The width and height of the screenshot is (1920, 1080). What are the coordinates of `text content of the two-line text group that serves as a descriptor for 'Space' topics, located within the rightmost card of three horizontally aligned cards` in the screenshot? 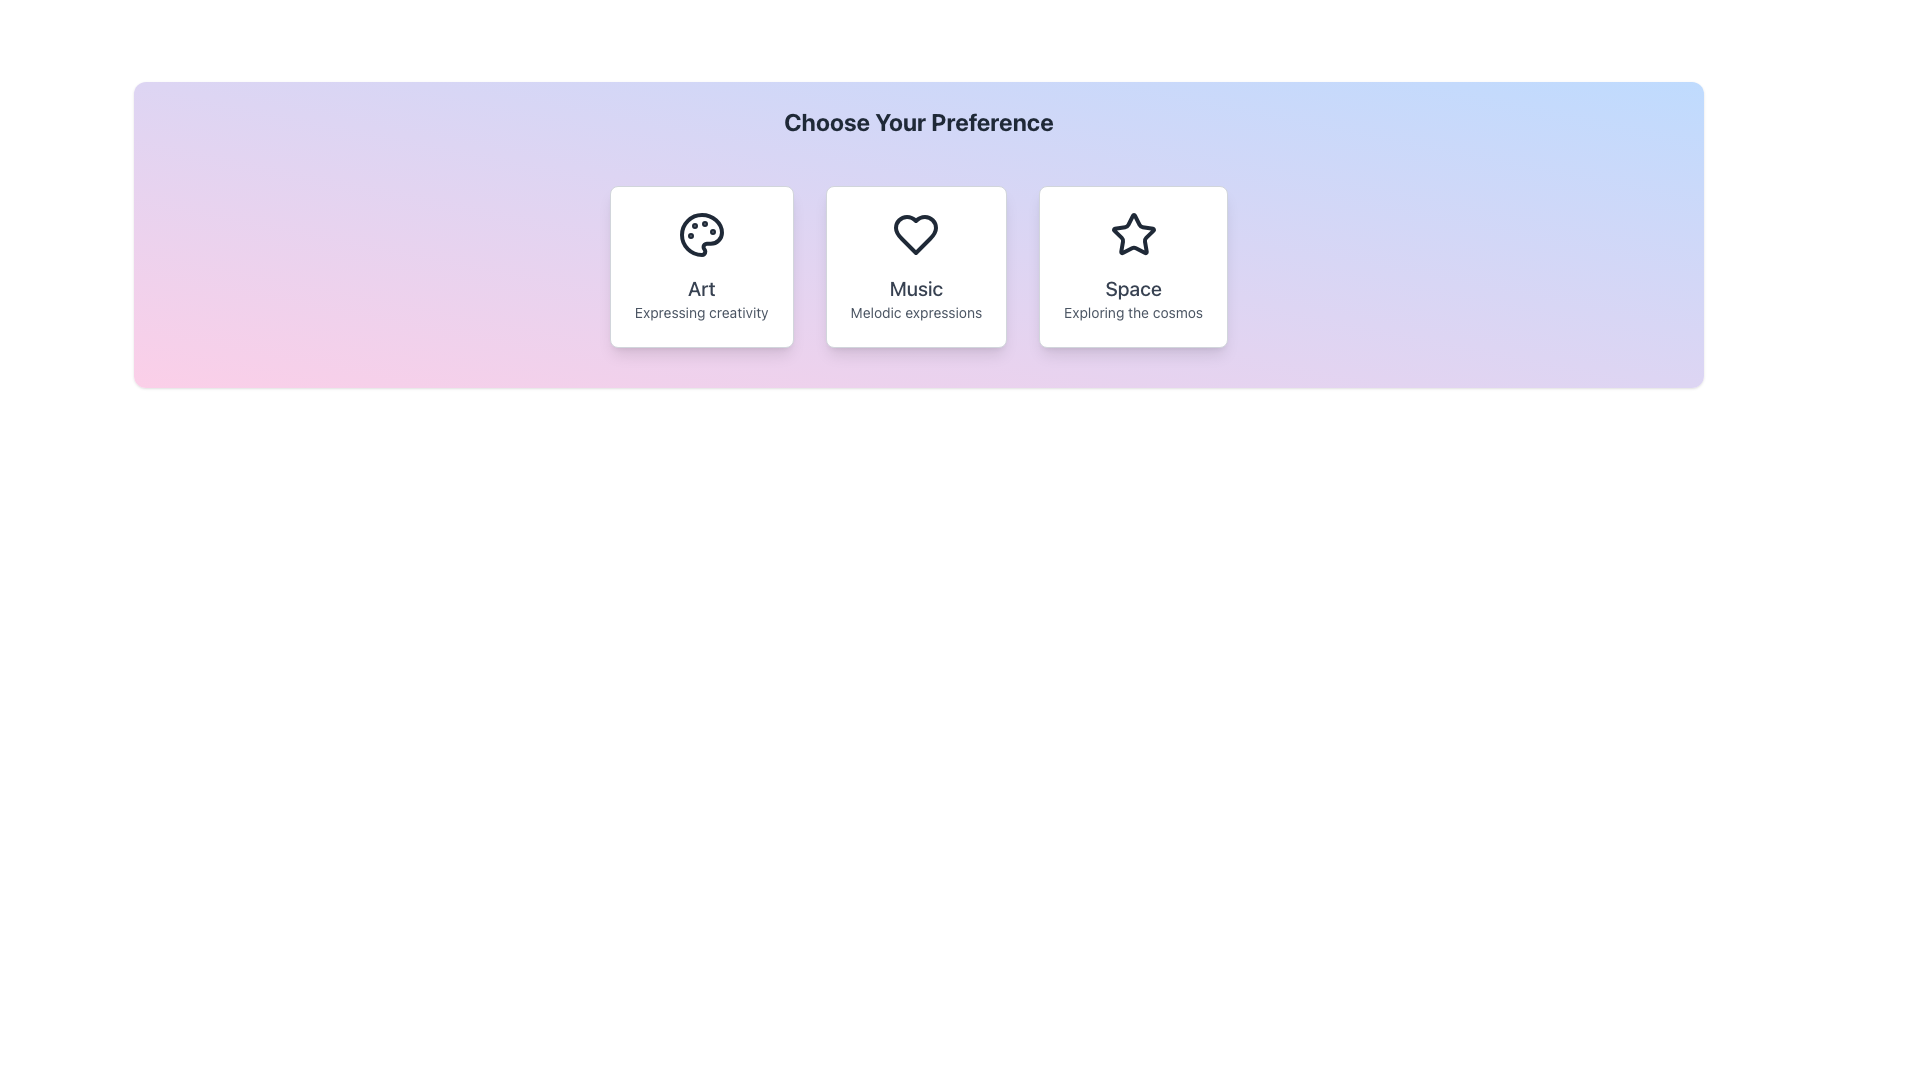 It's located at (1133, 299).